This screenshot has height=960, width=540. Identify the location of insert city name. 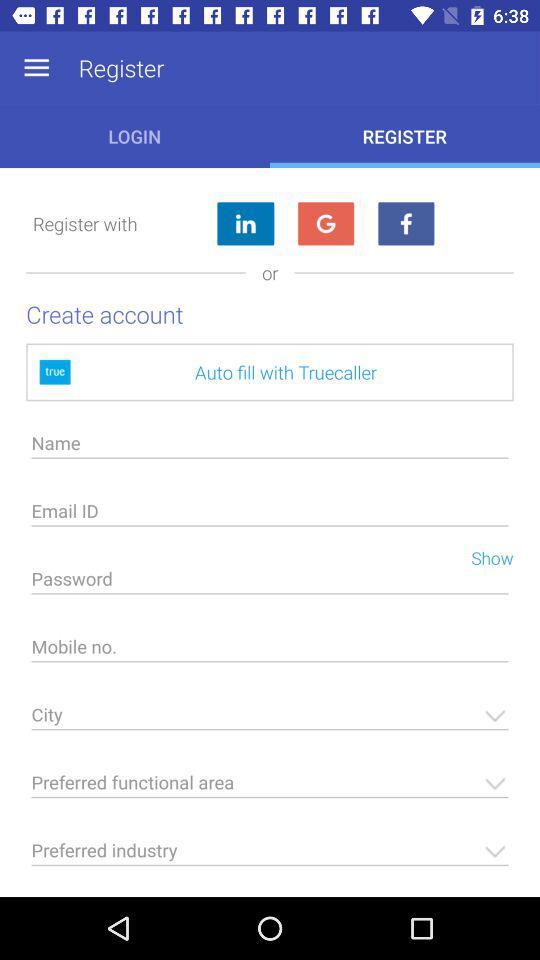
(270, 720).